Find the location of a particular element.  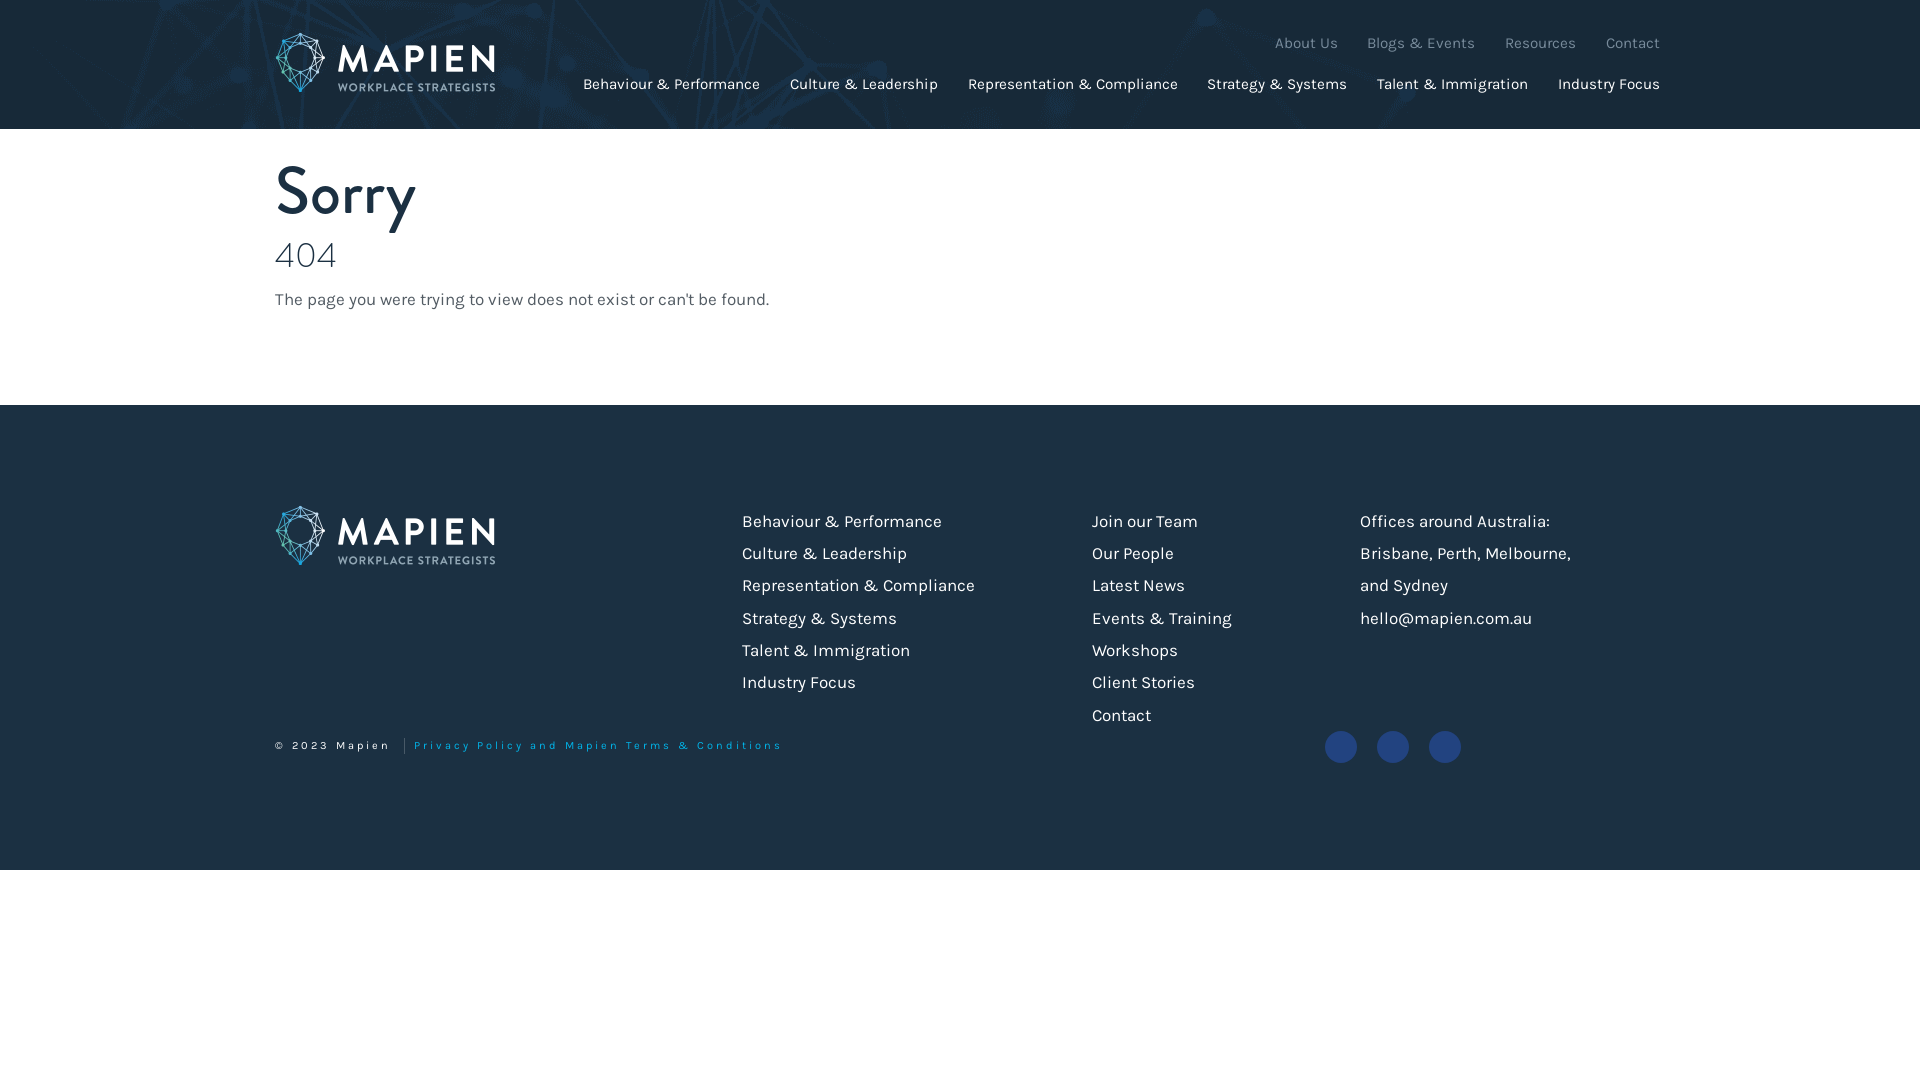

'Talent & Immigration' is located at coordinates (825, 650).